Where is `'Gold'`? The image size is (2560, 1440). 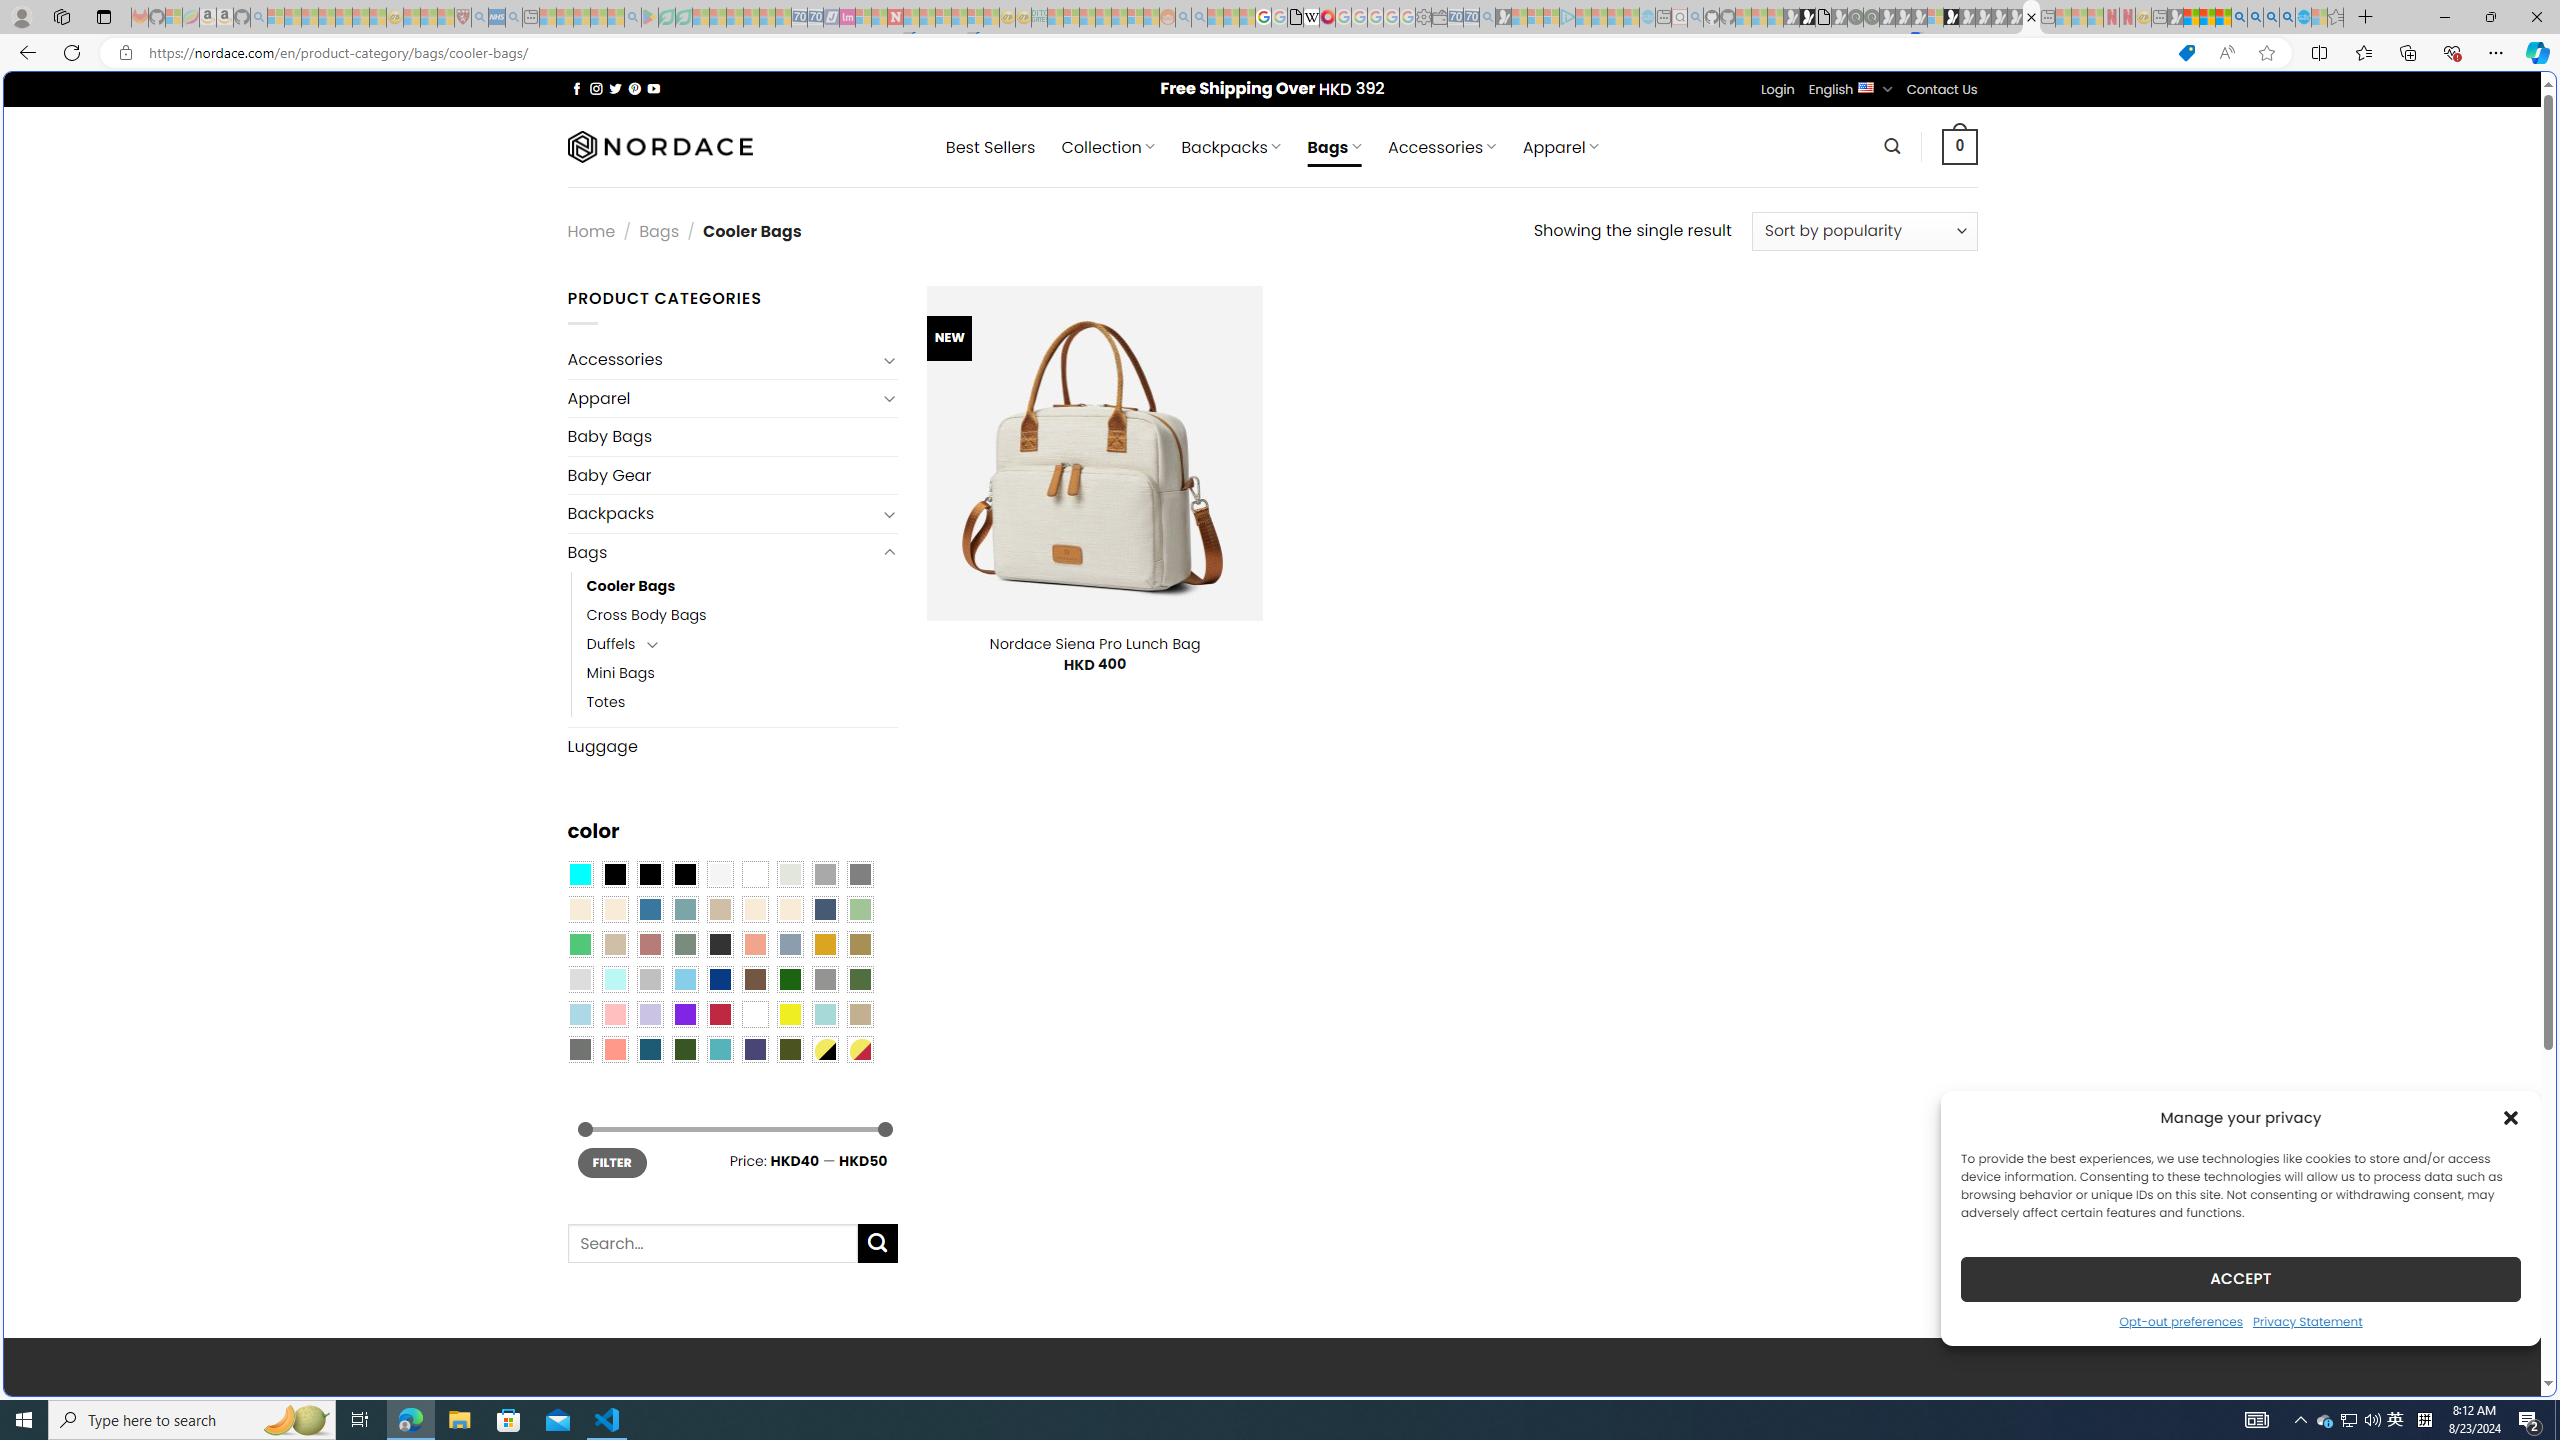 'Gold' is located at coordinates (823, 943).